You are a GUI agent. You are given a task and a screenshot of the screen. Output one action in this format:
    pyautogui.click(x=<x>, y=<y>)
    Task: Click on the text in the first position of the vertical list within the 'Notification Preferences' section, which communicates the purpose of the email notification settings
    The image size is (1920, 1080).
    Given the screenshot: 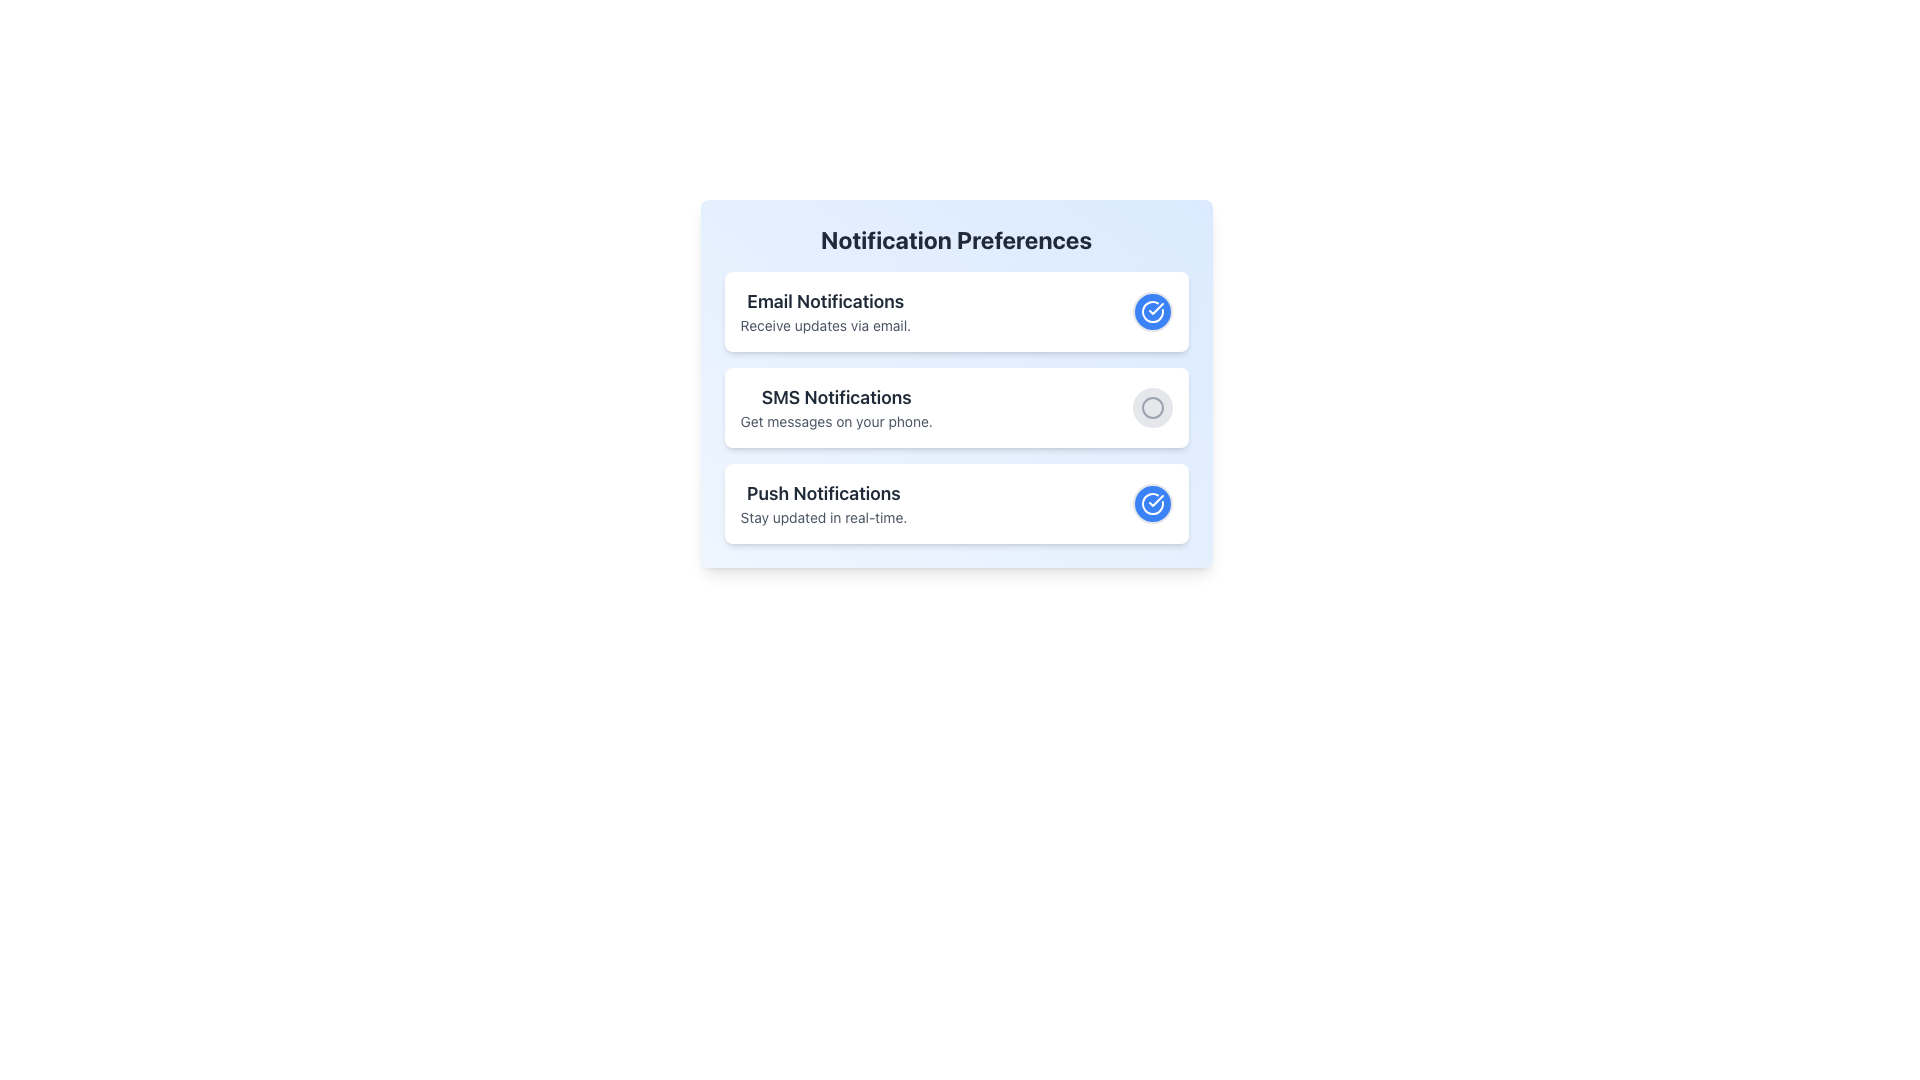 What is the action you would take?
    pyautogui.click(x=825, y=312)
    